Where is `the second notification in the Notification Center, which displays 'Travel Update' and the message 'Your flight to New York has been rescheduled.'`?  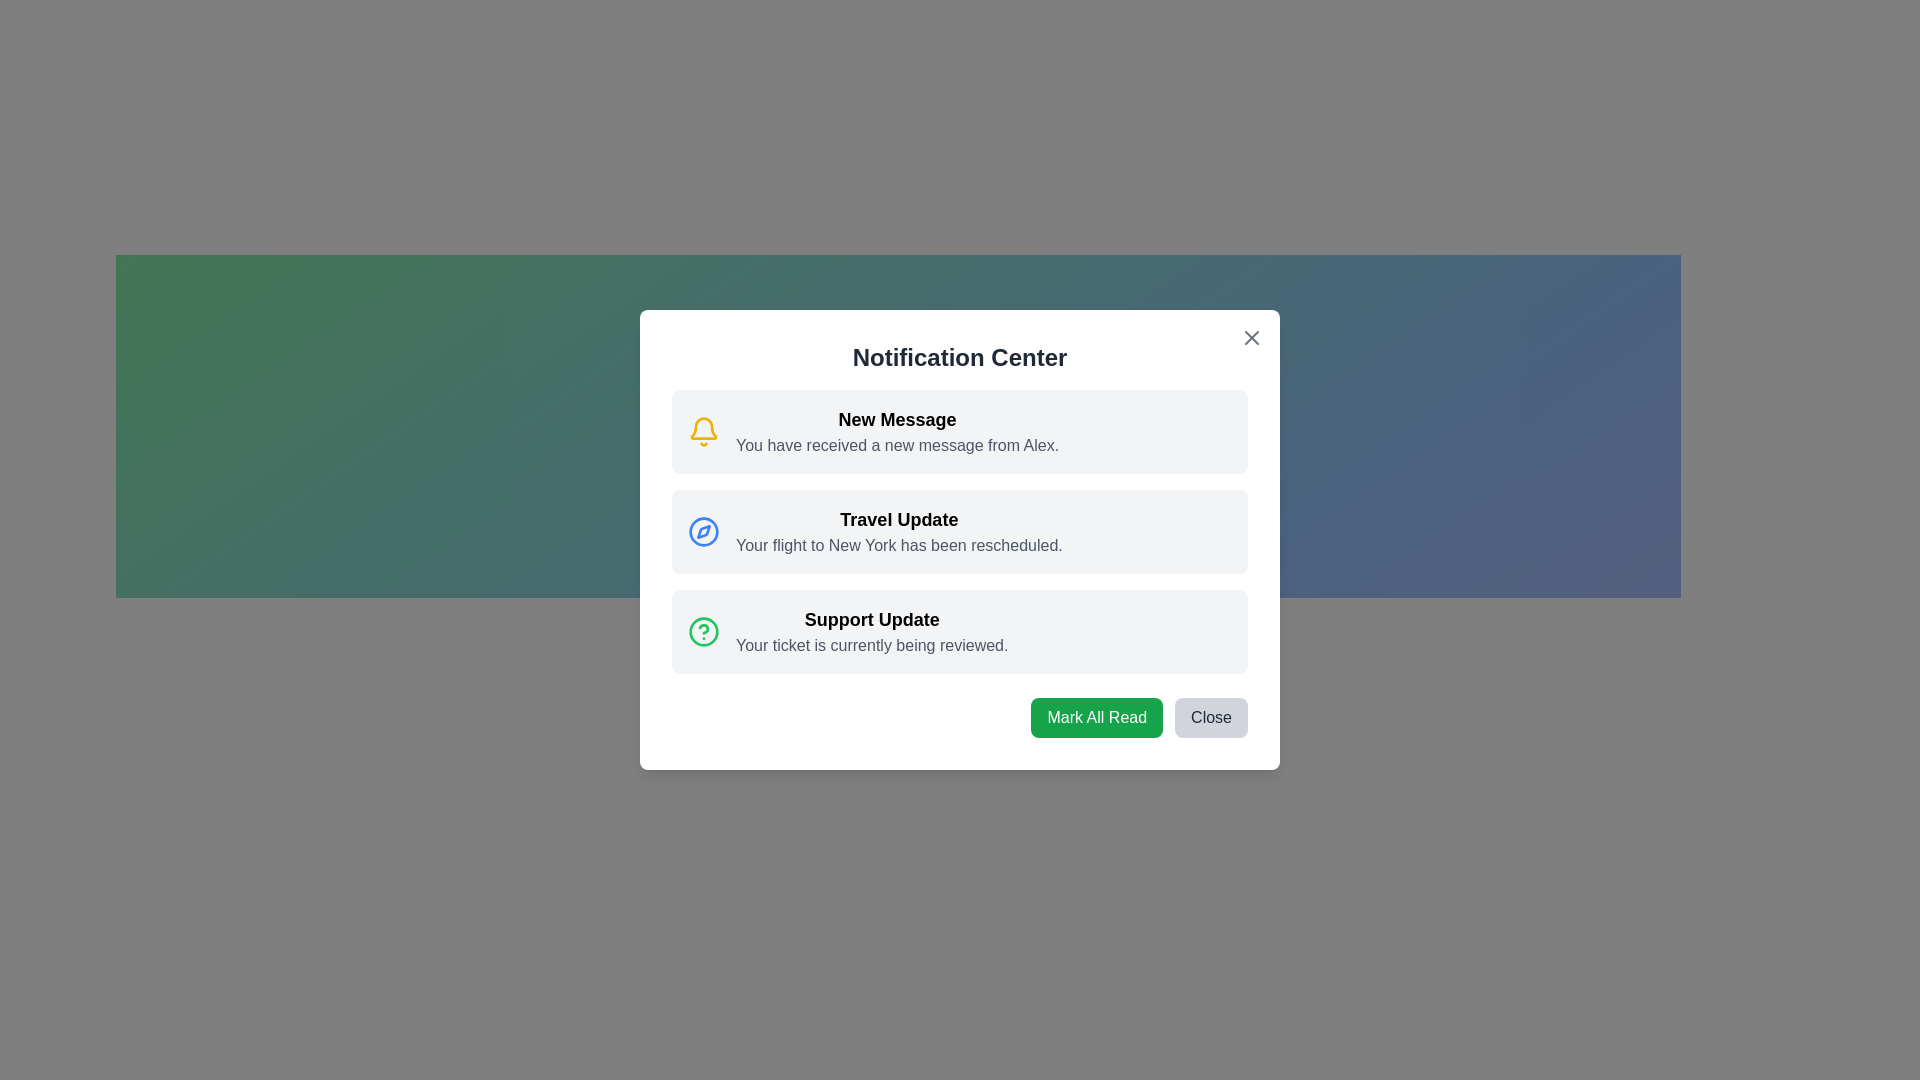 the second notification in the Notification Center, which displays 'Travel Update' and the message 'Your flight to New York has been rescheduled.' is located at coordinates (960, 531).